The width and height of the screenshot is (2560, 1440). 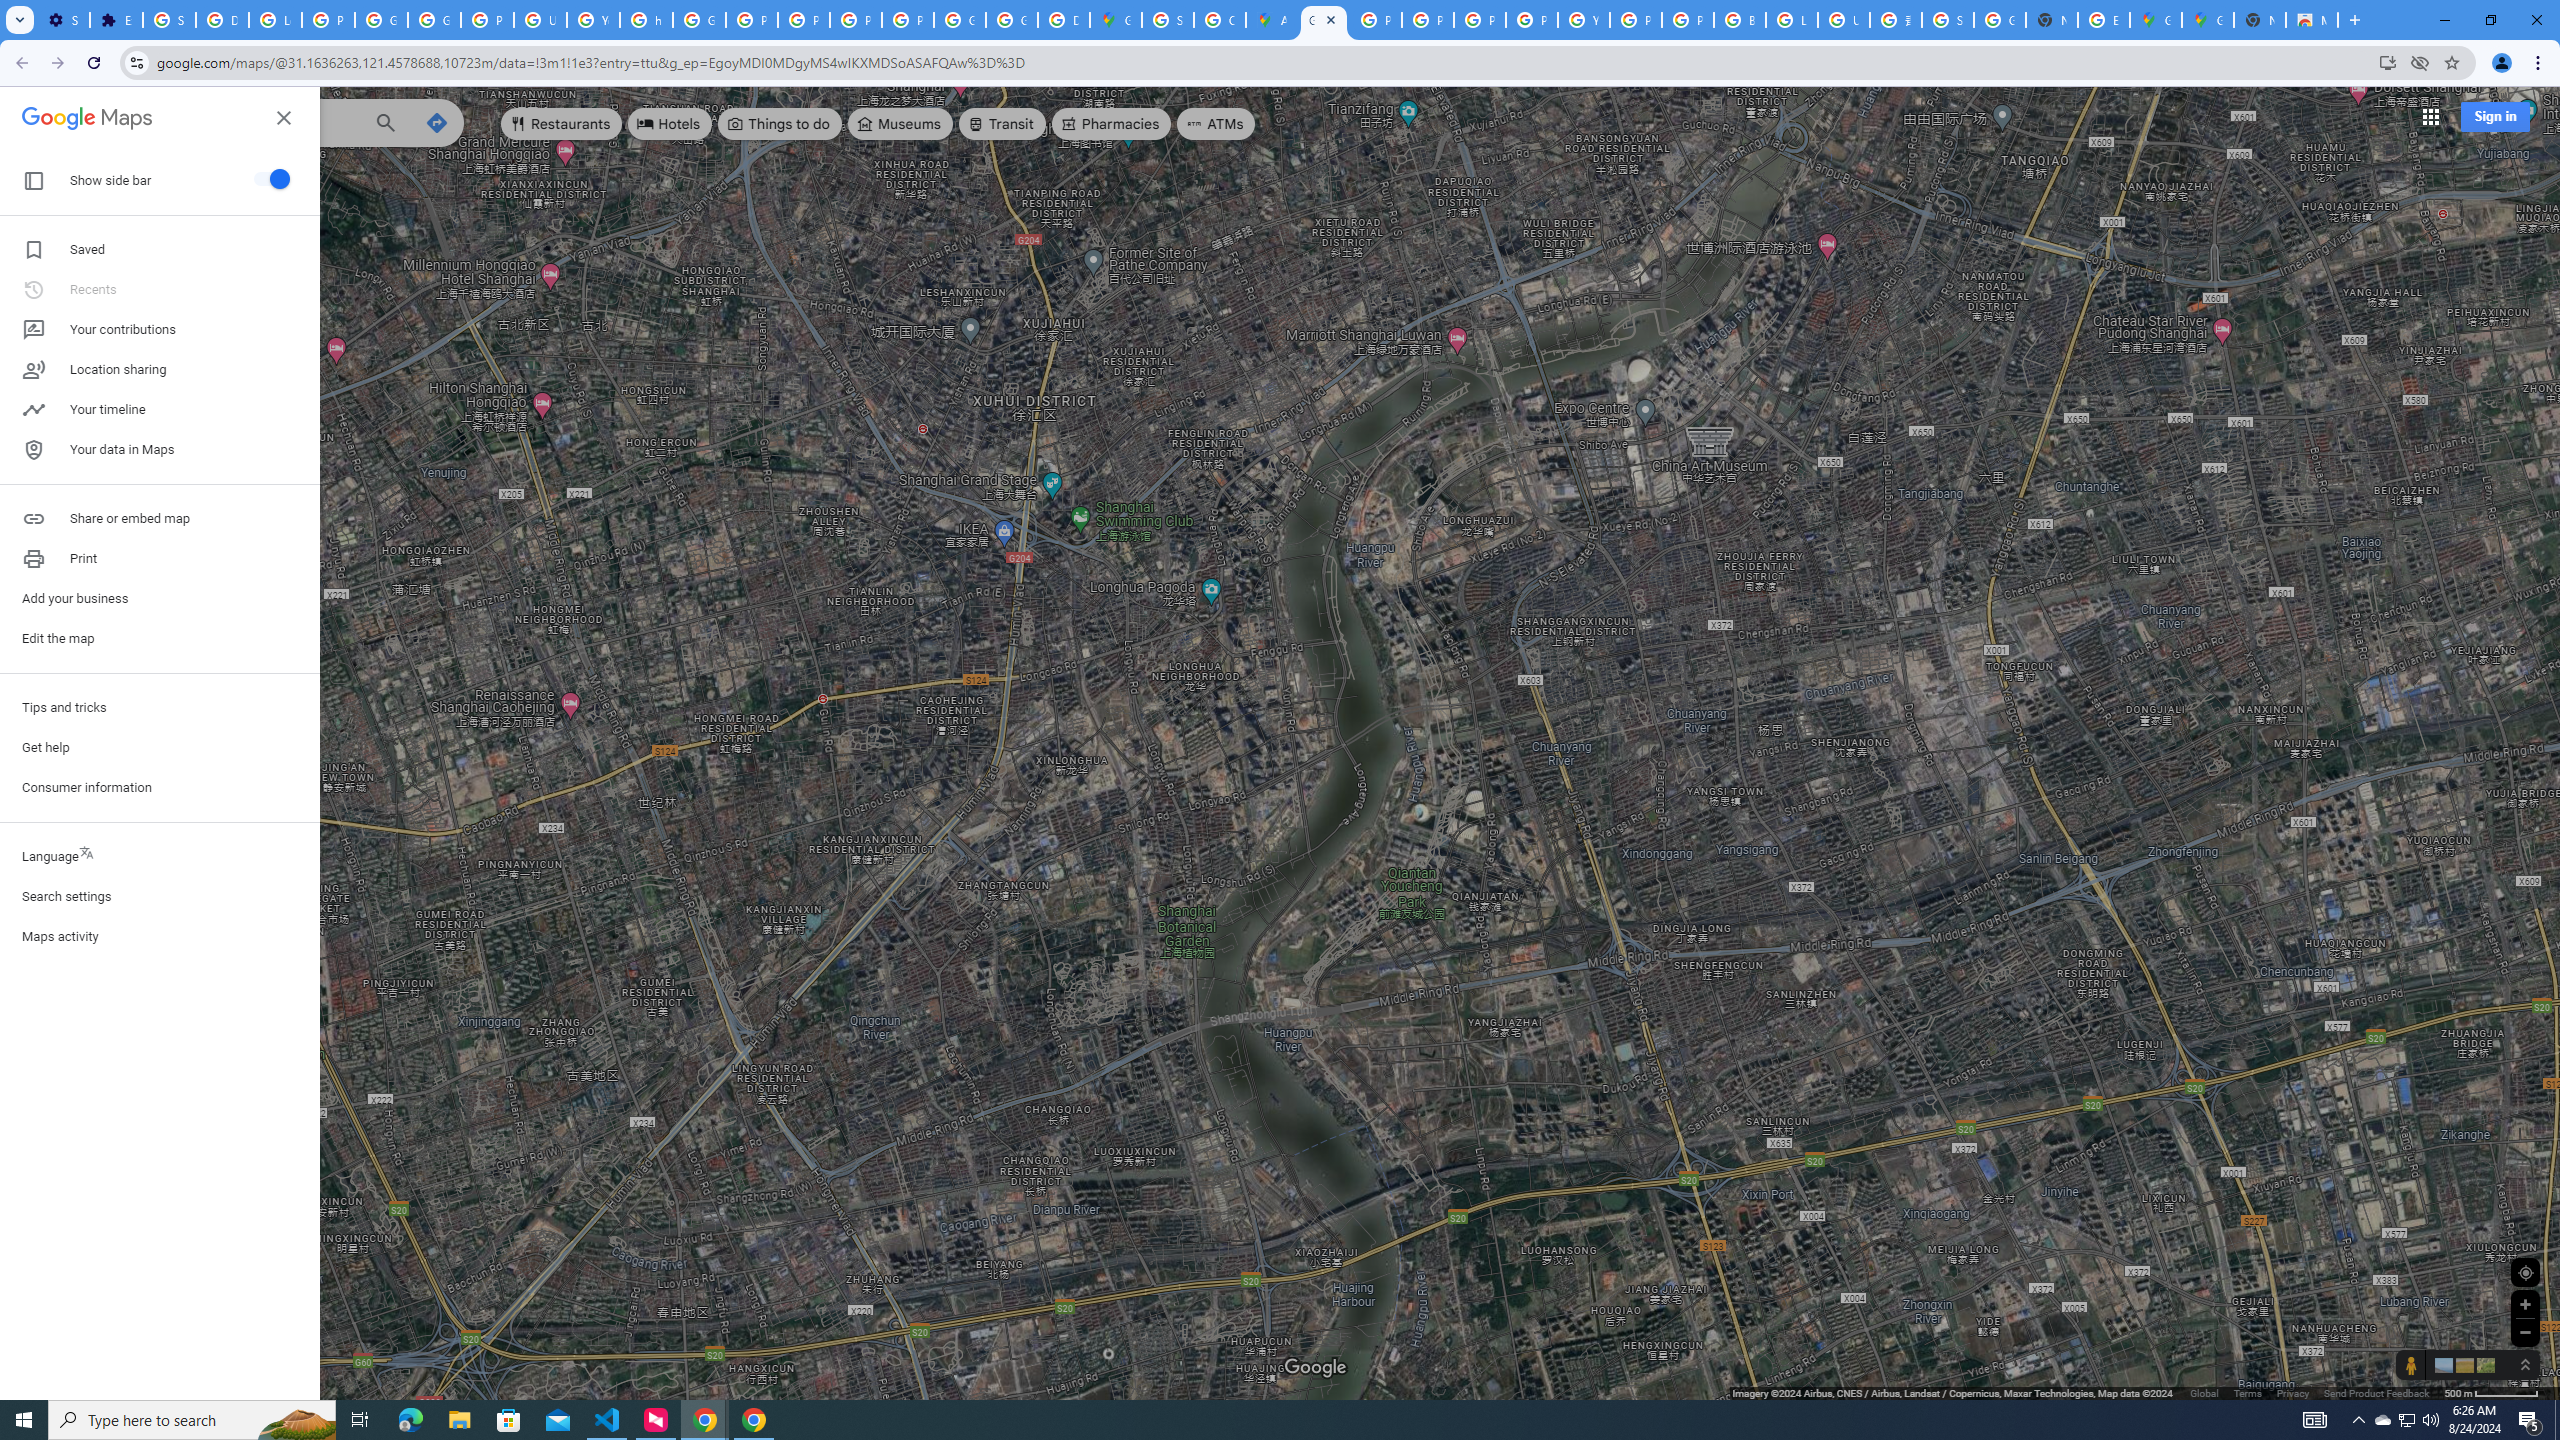 What do you see at coordinates (592, 19) in the screenshot?
I see `'YouTube'` at bounding box center [592, 19].